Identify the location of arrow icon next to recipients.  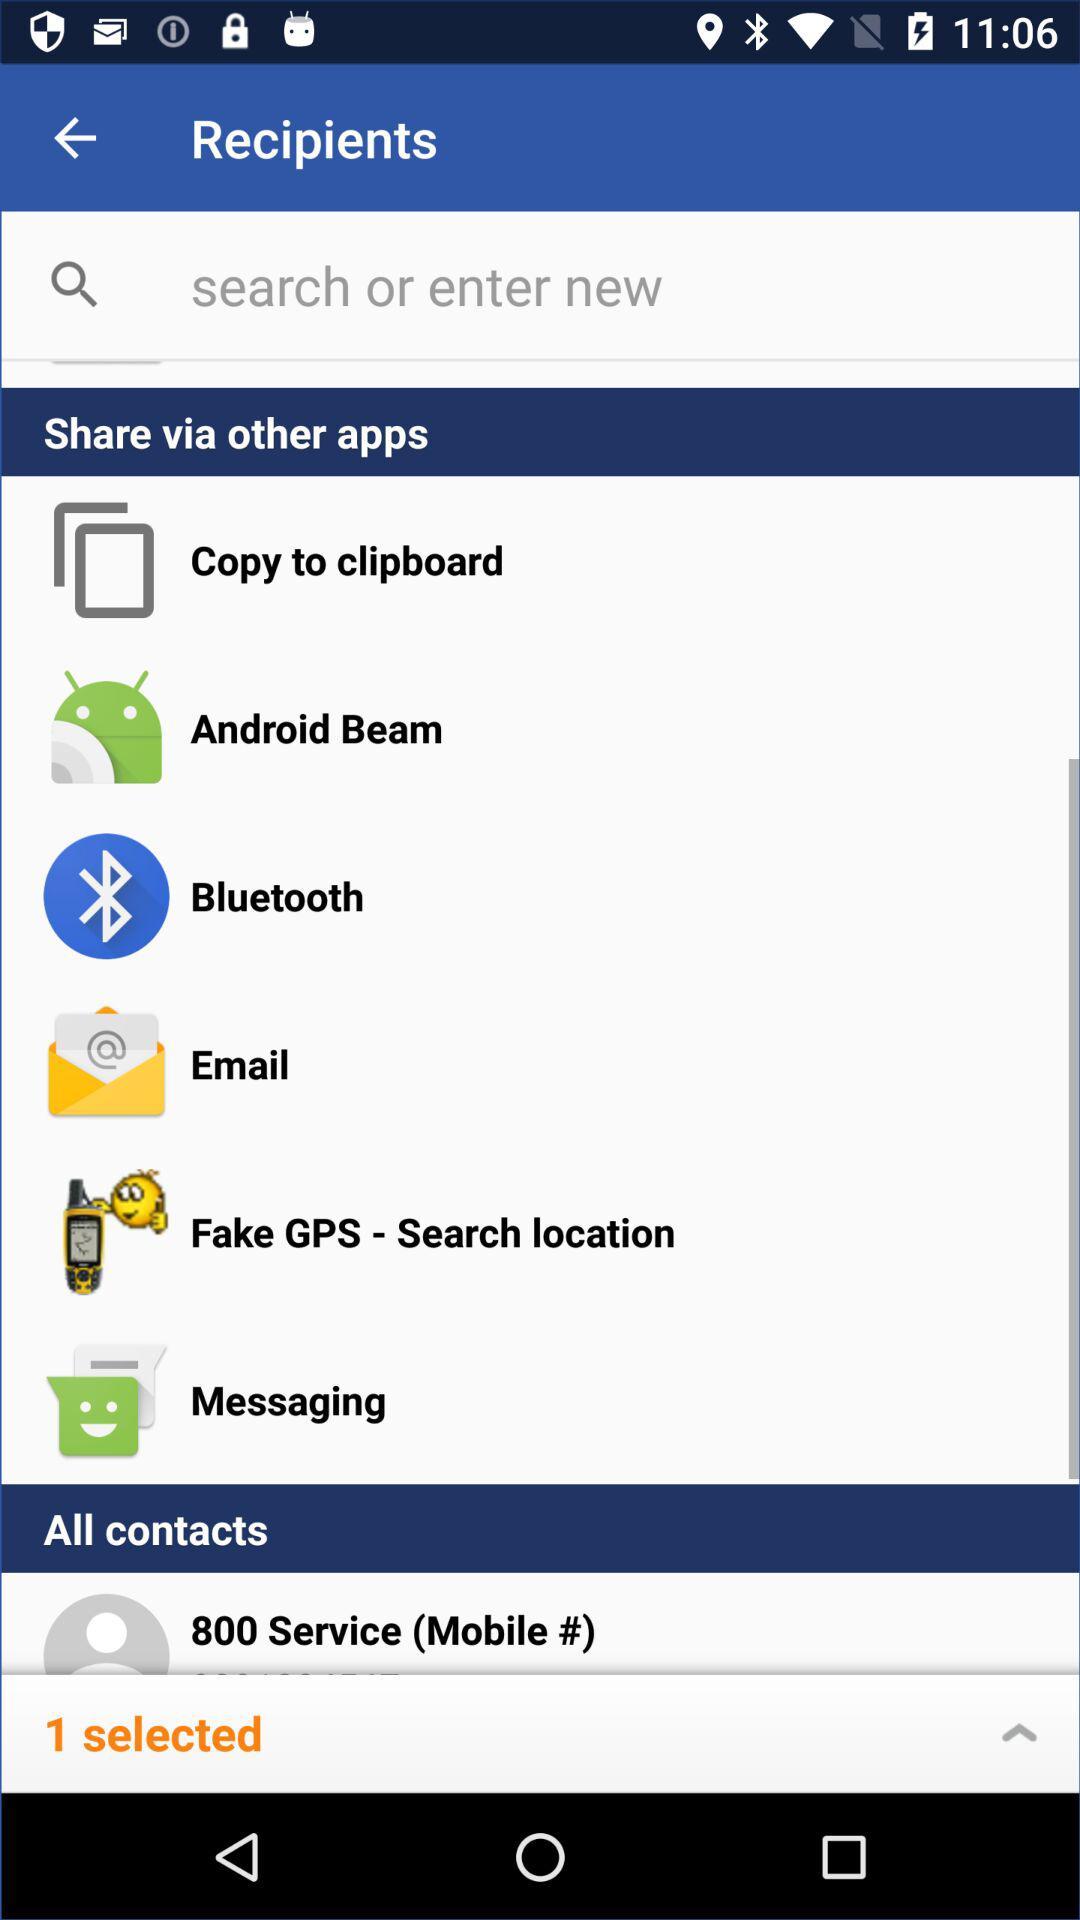
(74, 137).